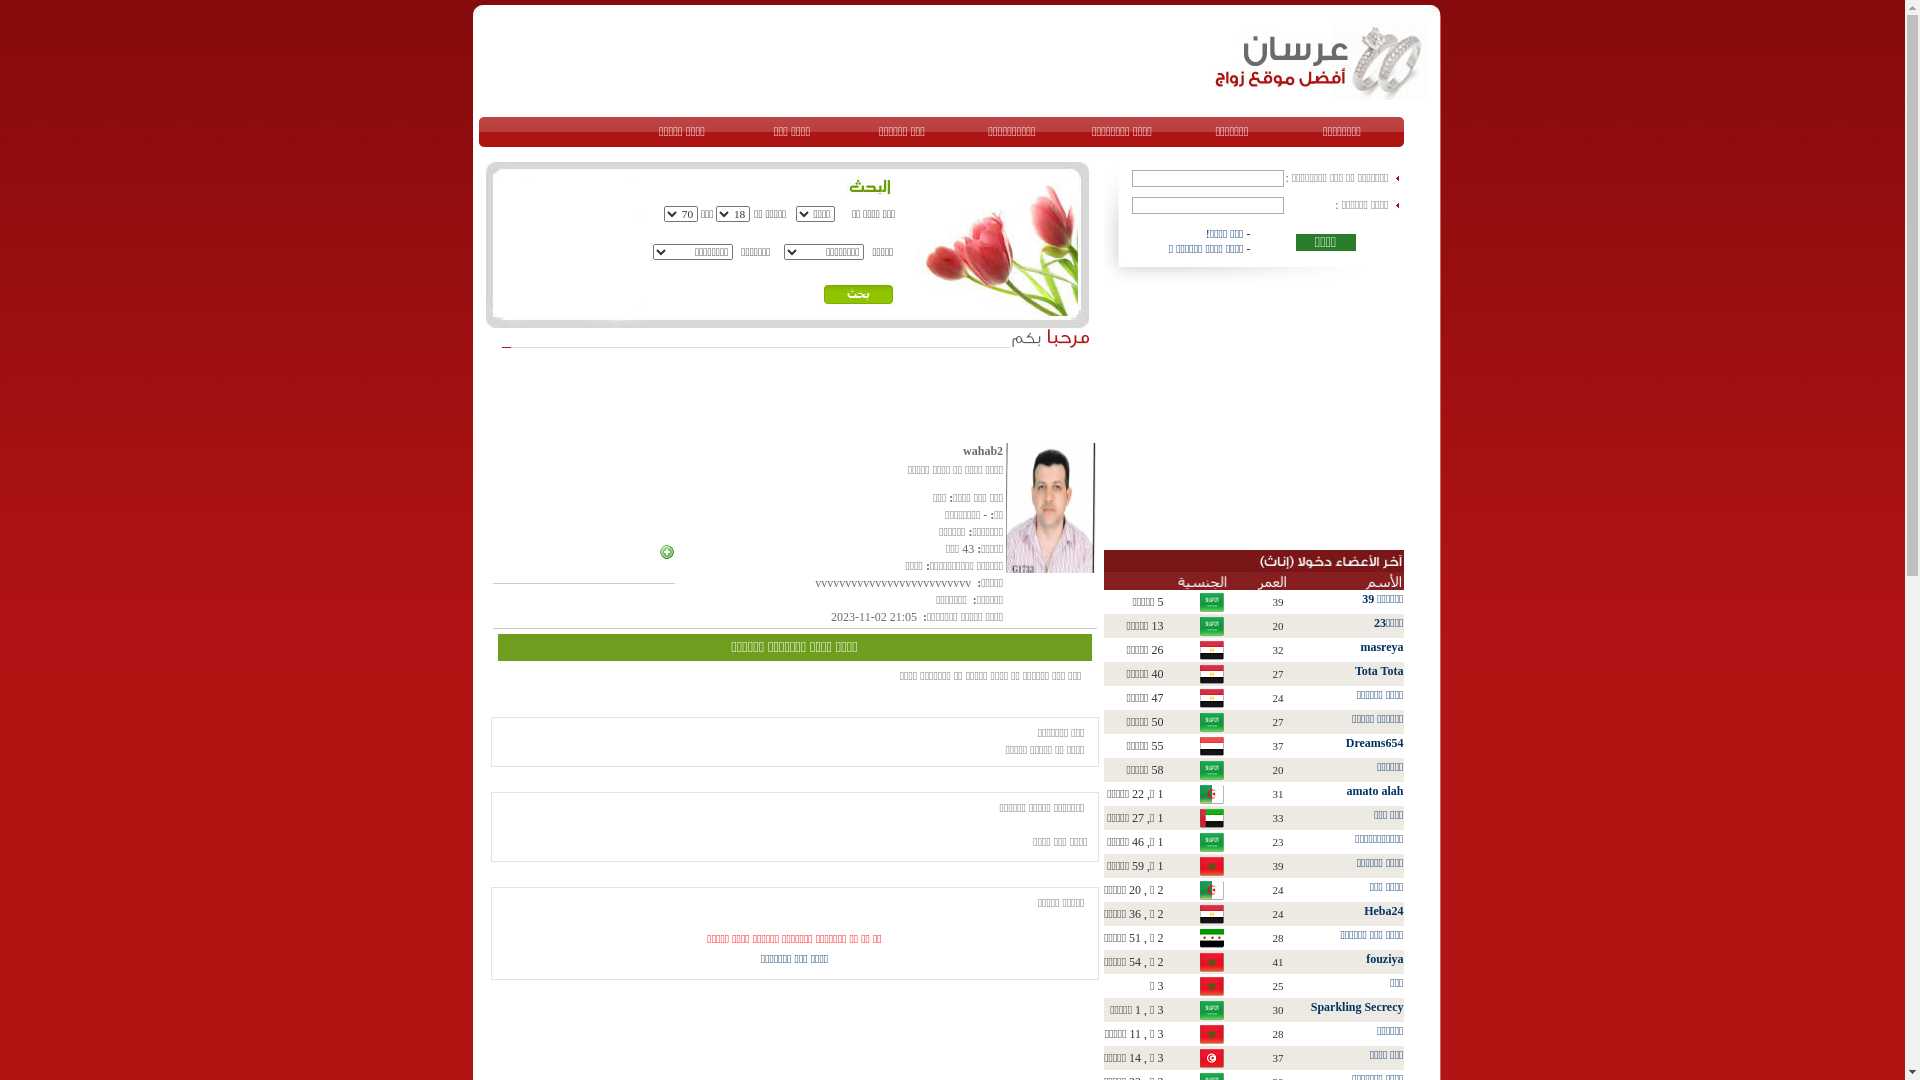  I want to click on 'fouziya', so click(1383, 958).